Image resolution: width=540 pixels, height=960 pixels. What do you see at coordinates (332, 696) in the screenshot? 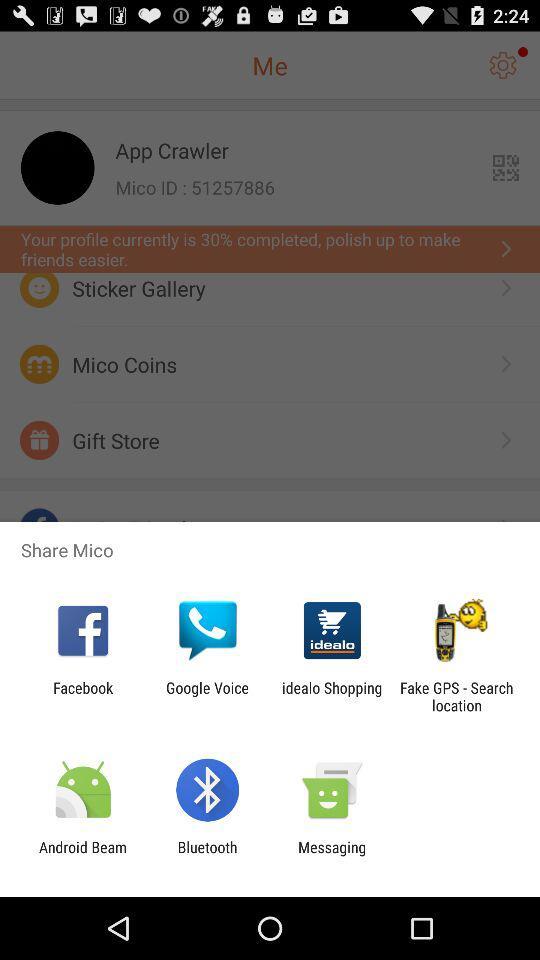
I see `the idealo shopping item` at bounding box center [332, 696].